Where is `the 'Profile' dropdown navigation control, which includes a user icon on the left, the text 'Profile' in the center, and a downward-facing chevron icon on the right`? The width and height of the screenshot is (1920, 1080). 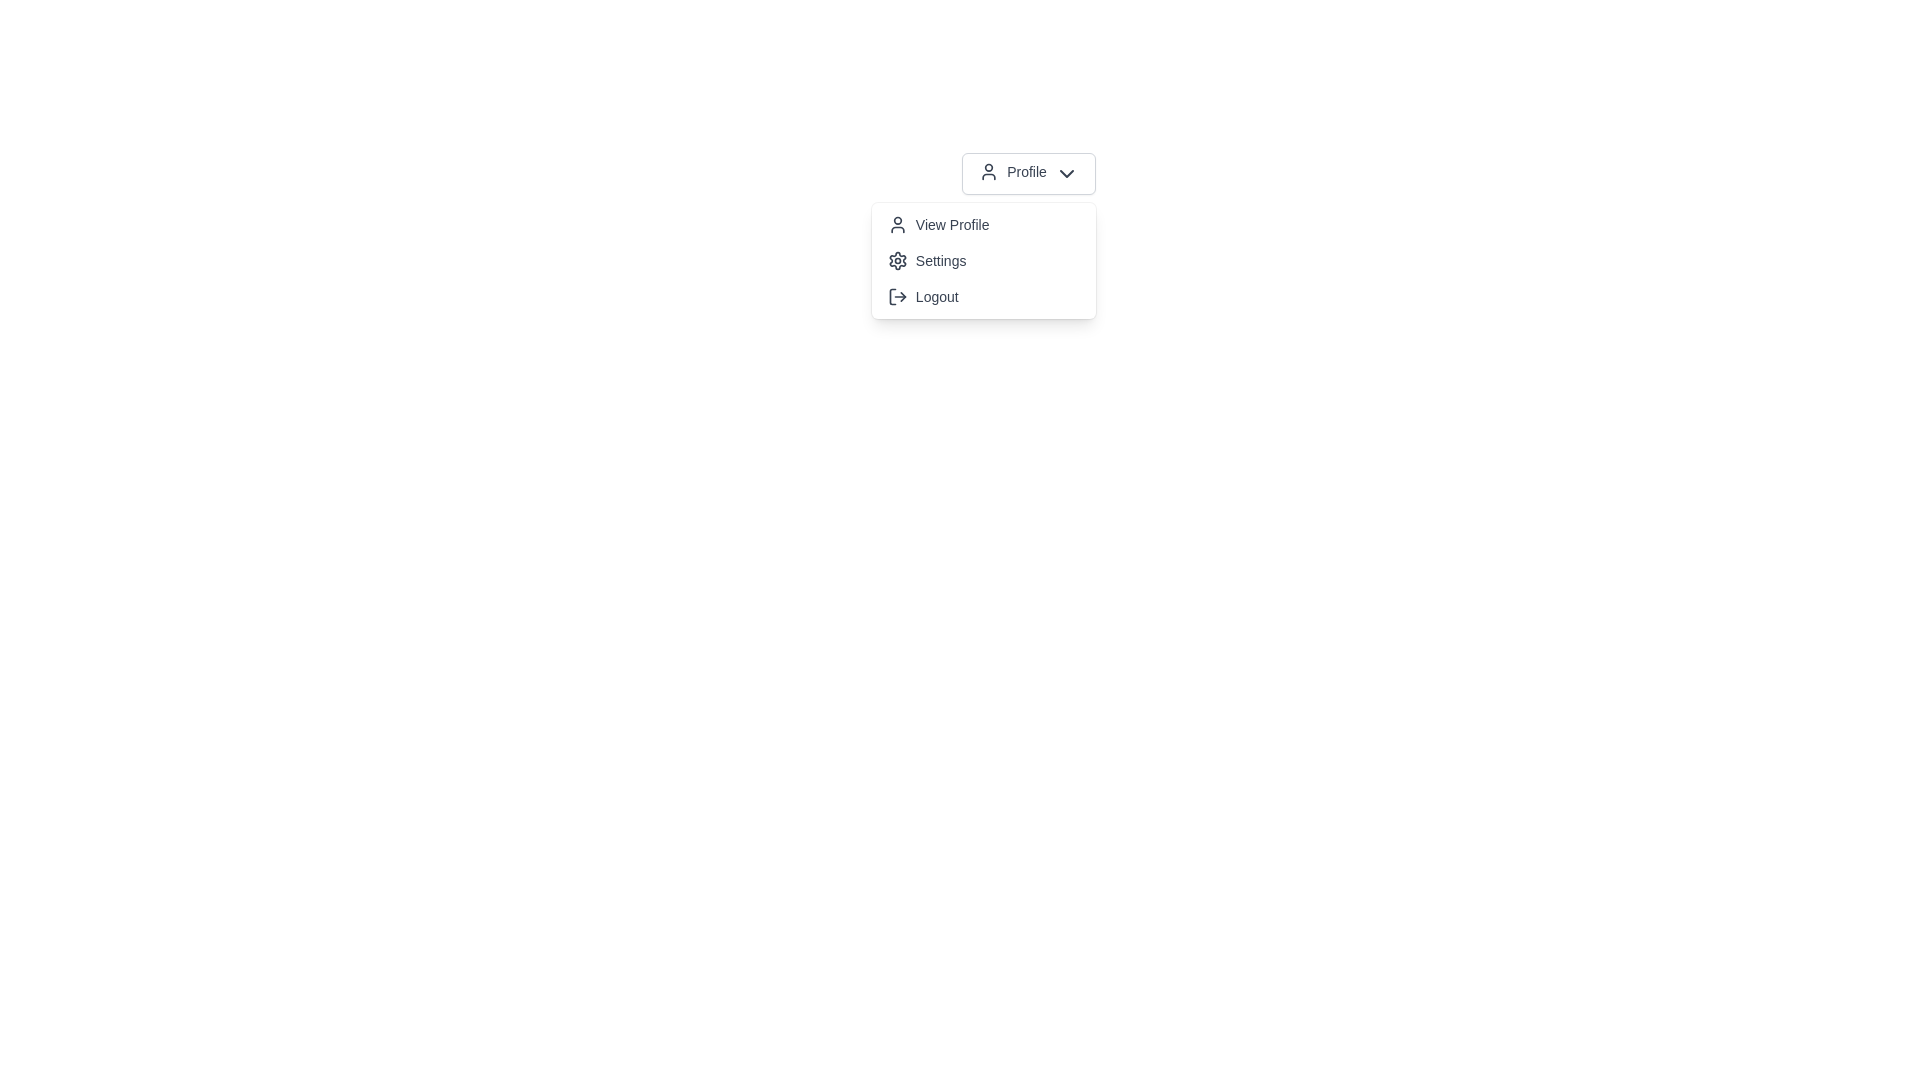
the 'Profile' dropdown navigation control, which includes a user icon on the left, the text 'Profile' in the center, and a downward-facing chevron icon on the right is located at coordinates (1028, 172).